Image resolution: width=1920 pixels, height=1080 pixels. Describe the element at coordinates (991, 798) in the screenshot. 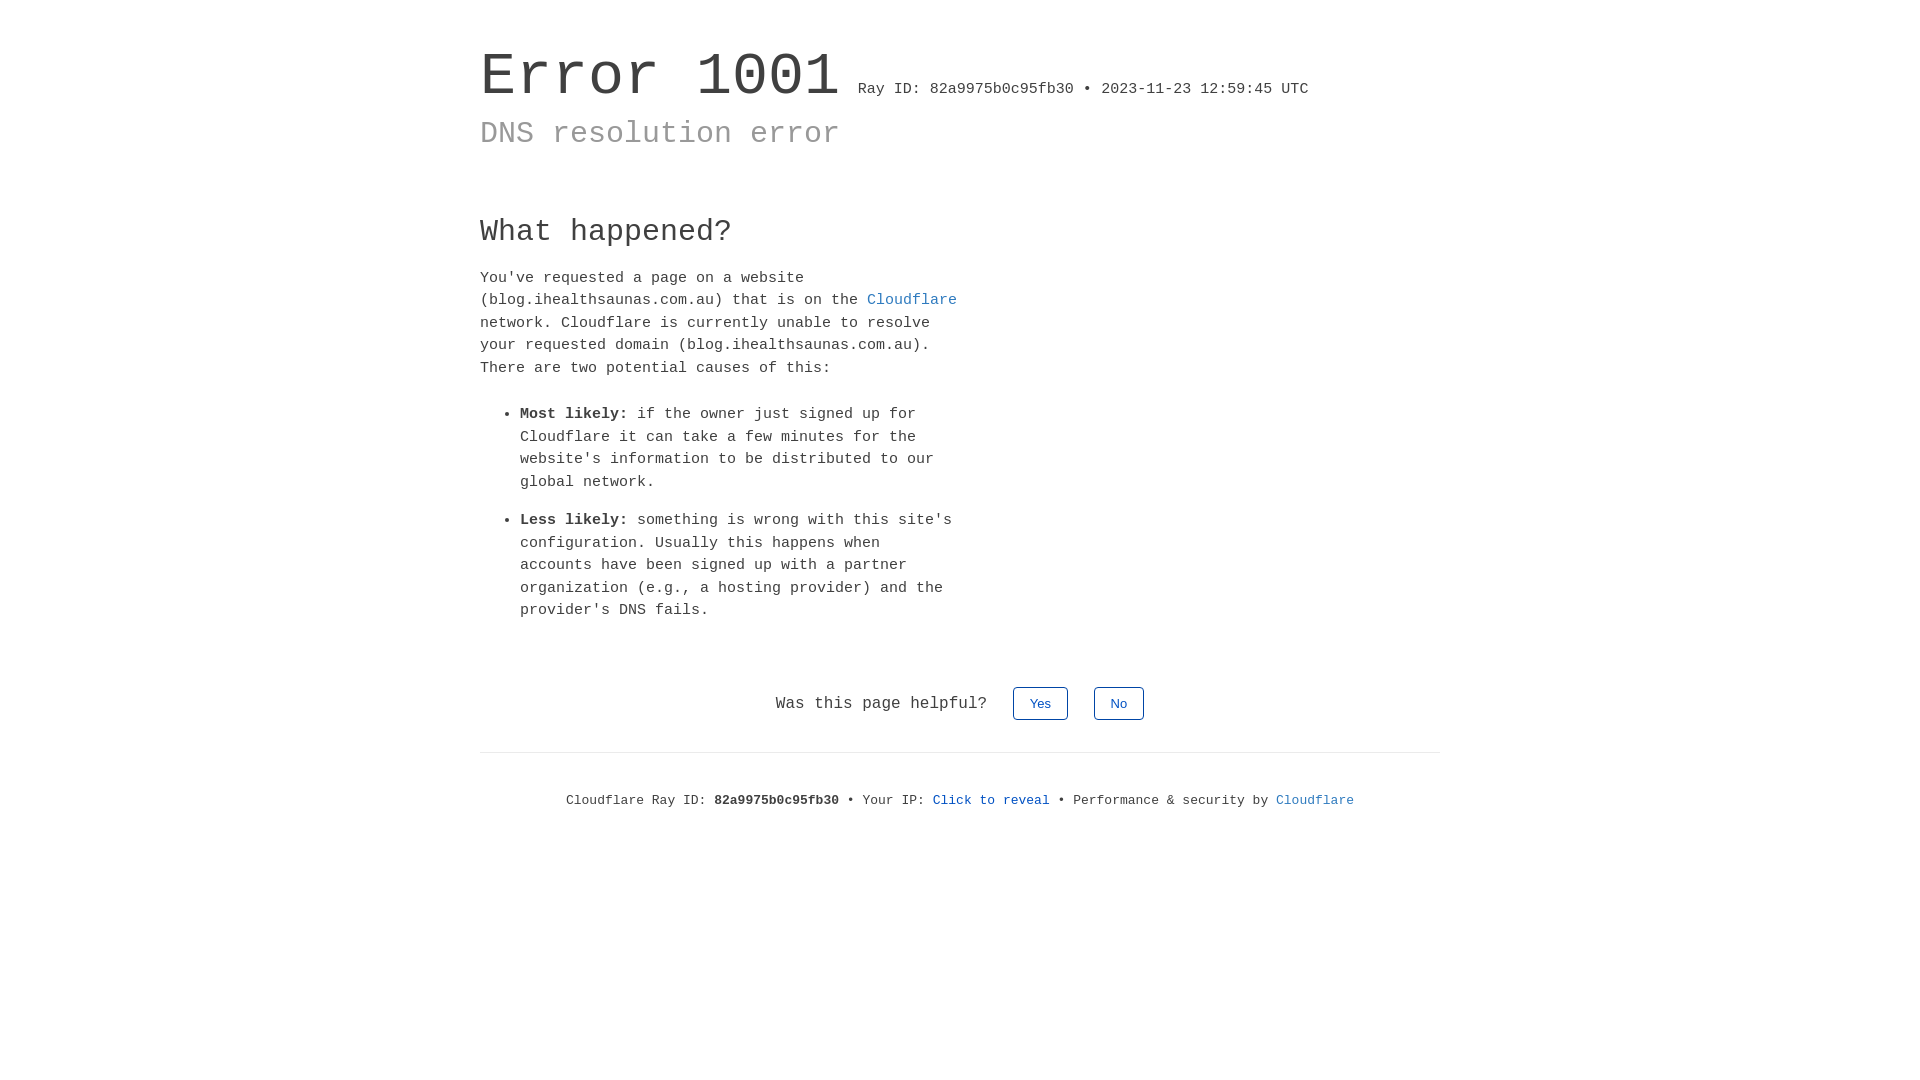

I see `'Click to reveal'` at that location.